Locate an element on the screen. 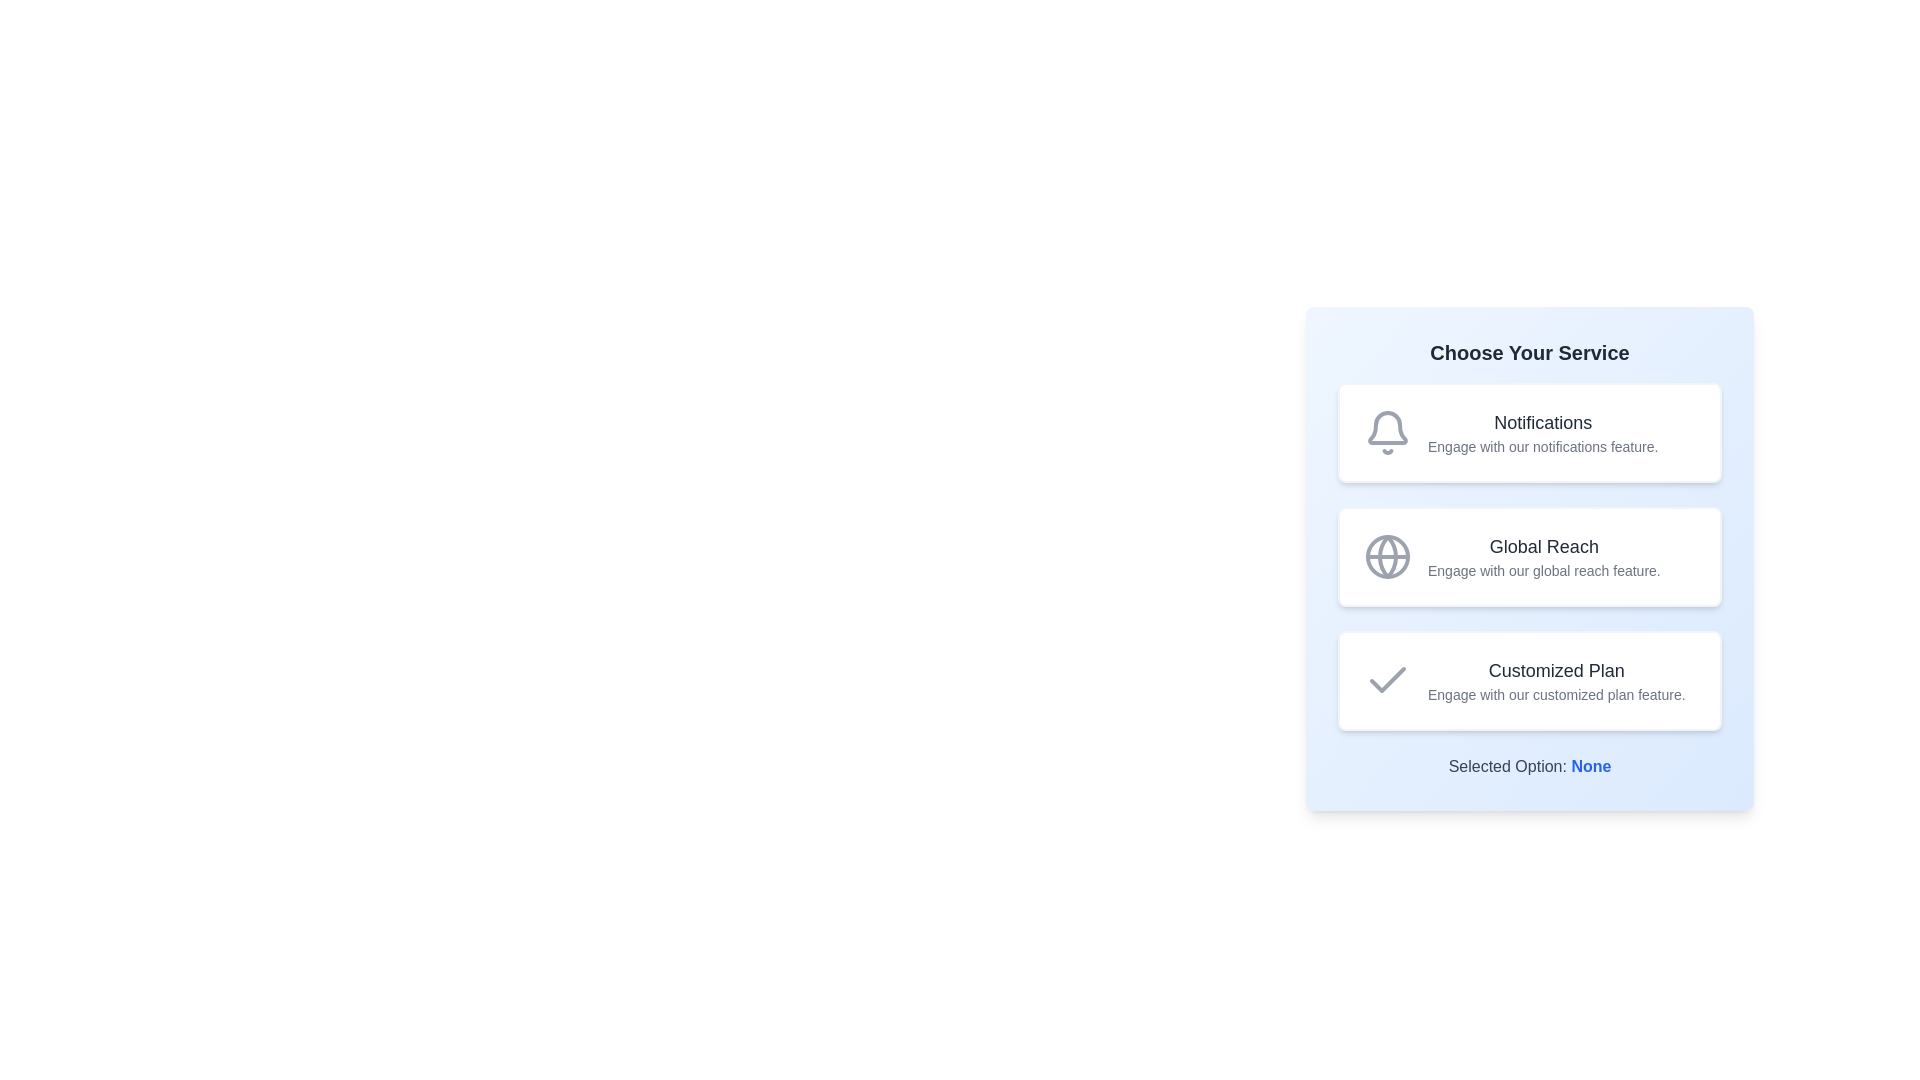 The width and height of the screenshot is (1920, 1080). the 'Customized Plan' button is located at coordinates (1529, 680).